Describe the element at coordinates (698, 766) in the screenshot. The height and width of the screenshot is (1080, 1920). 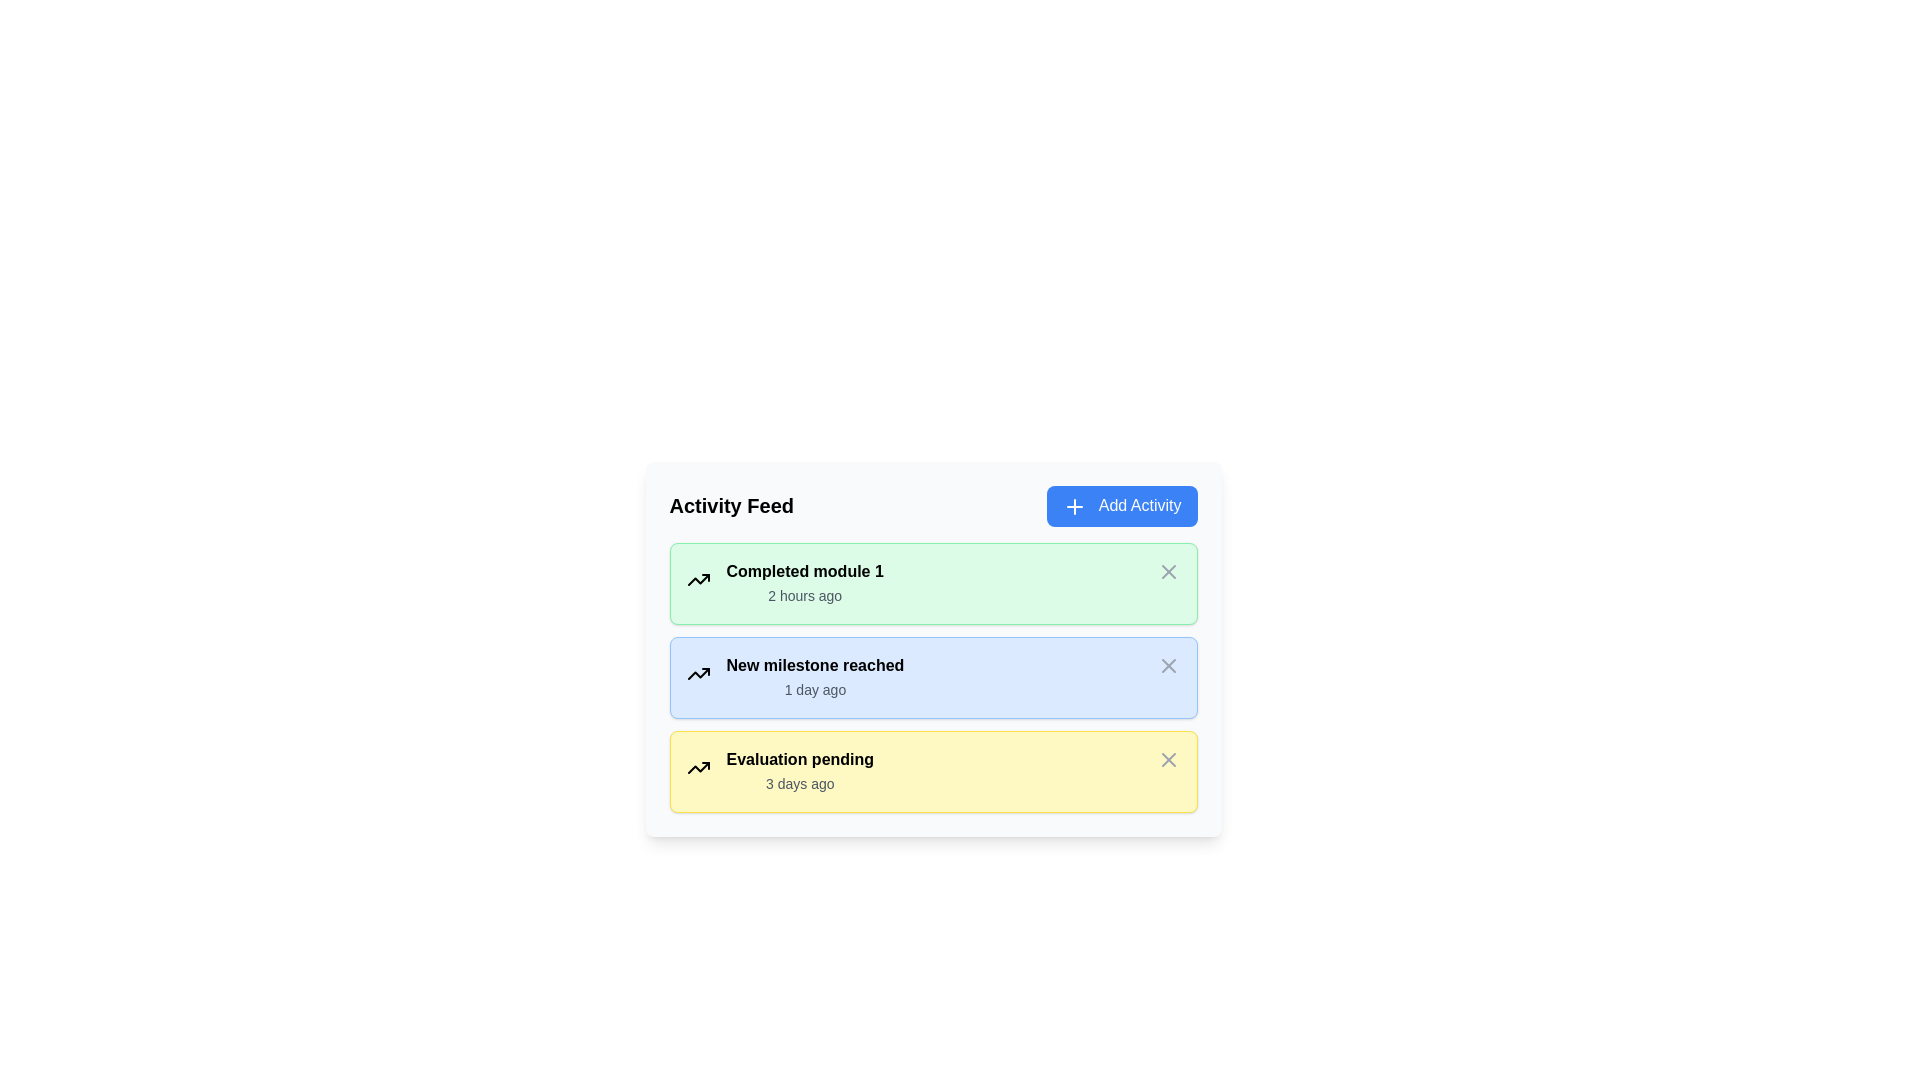
I see `the small, black line graph icon representing a trending upward arrow located in the pale yellow area of the third card in the activity feed, adjacent to the bold title text 'Evaluation pending'` at that location.